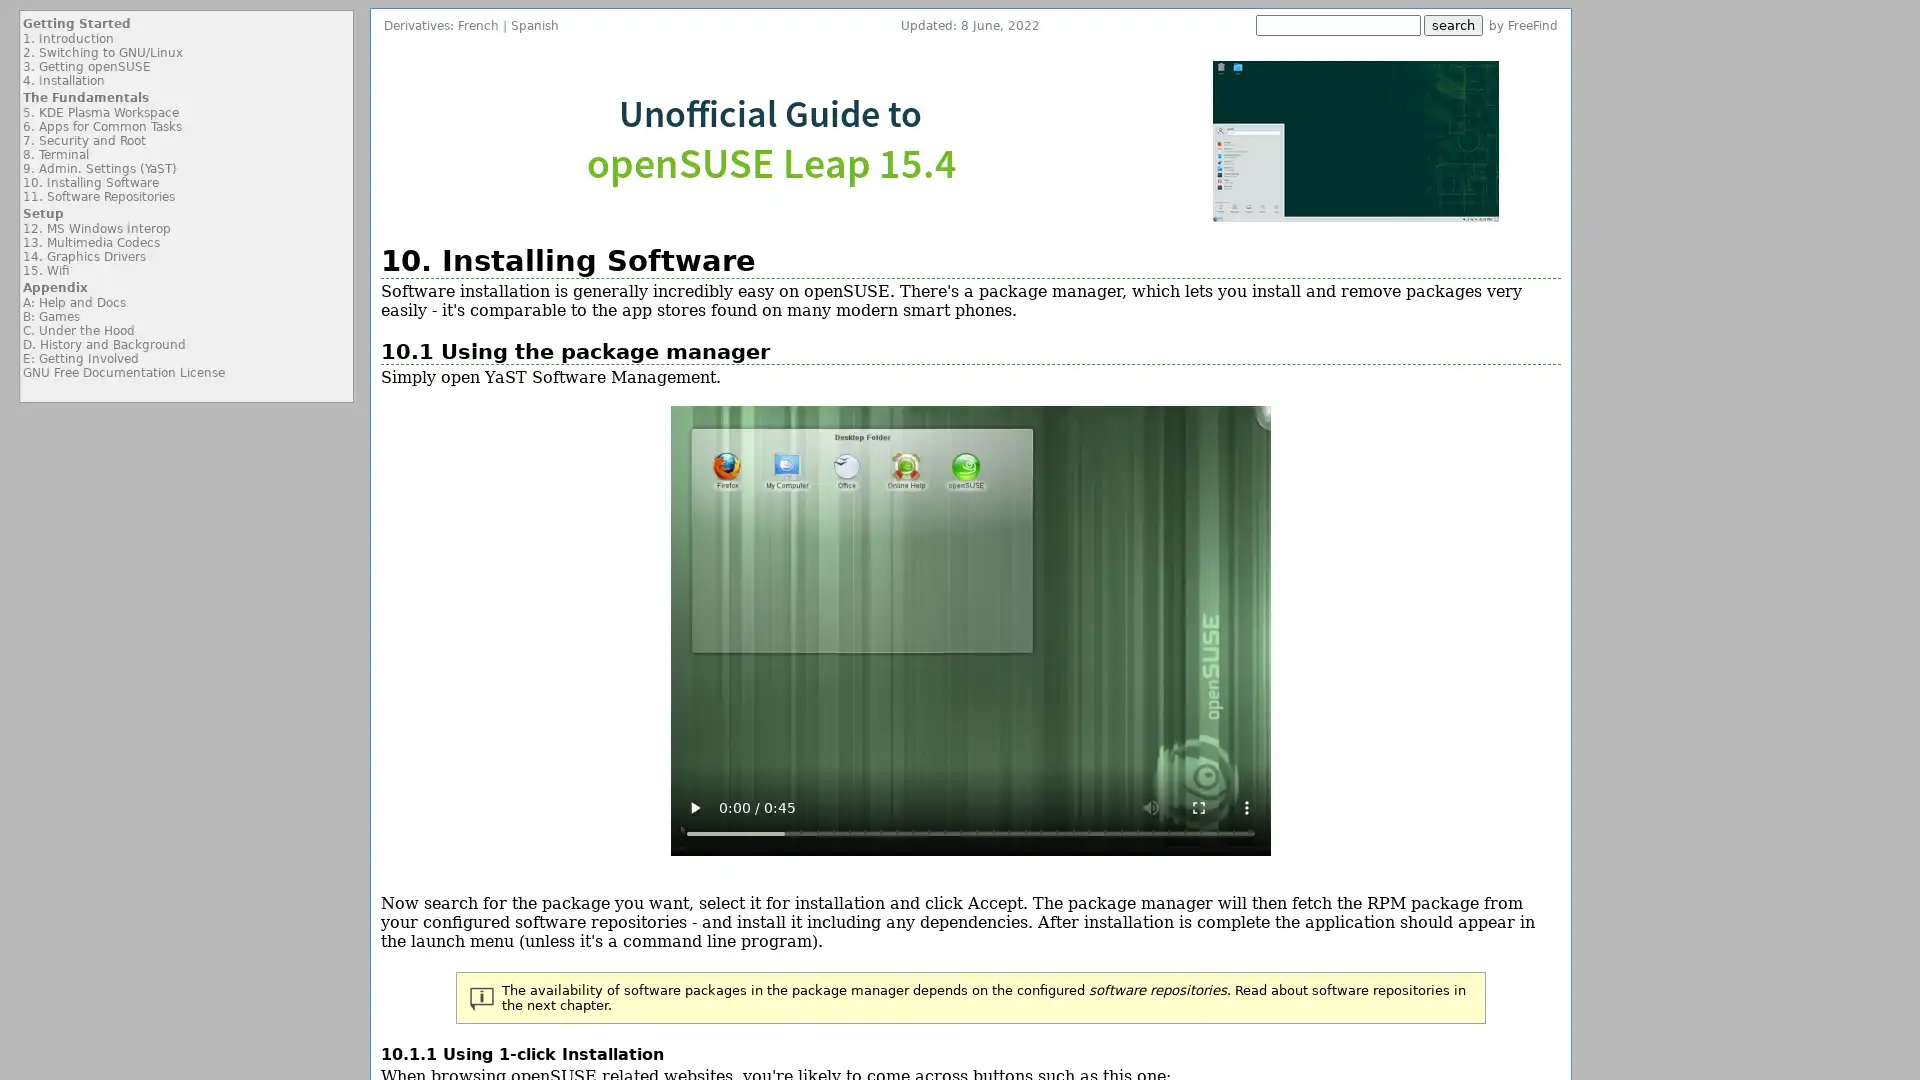 The width and height of the screenshot is (1920, 1080). I want to click on mute, so click(1150, 806).